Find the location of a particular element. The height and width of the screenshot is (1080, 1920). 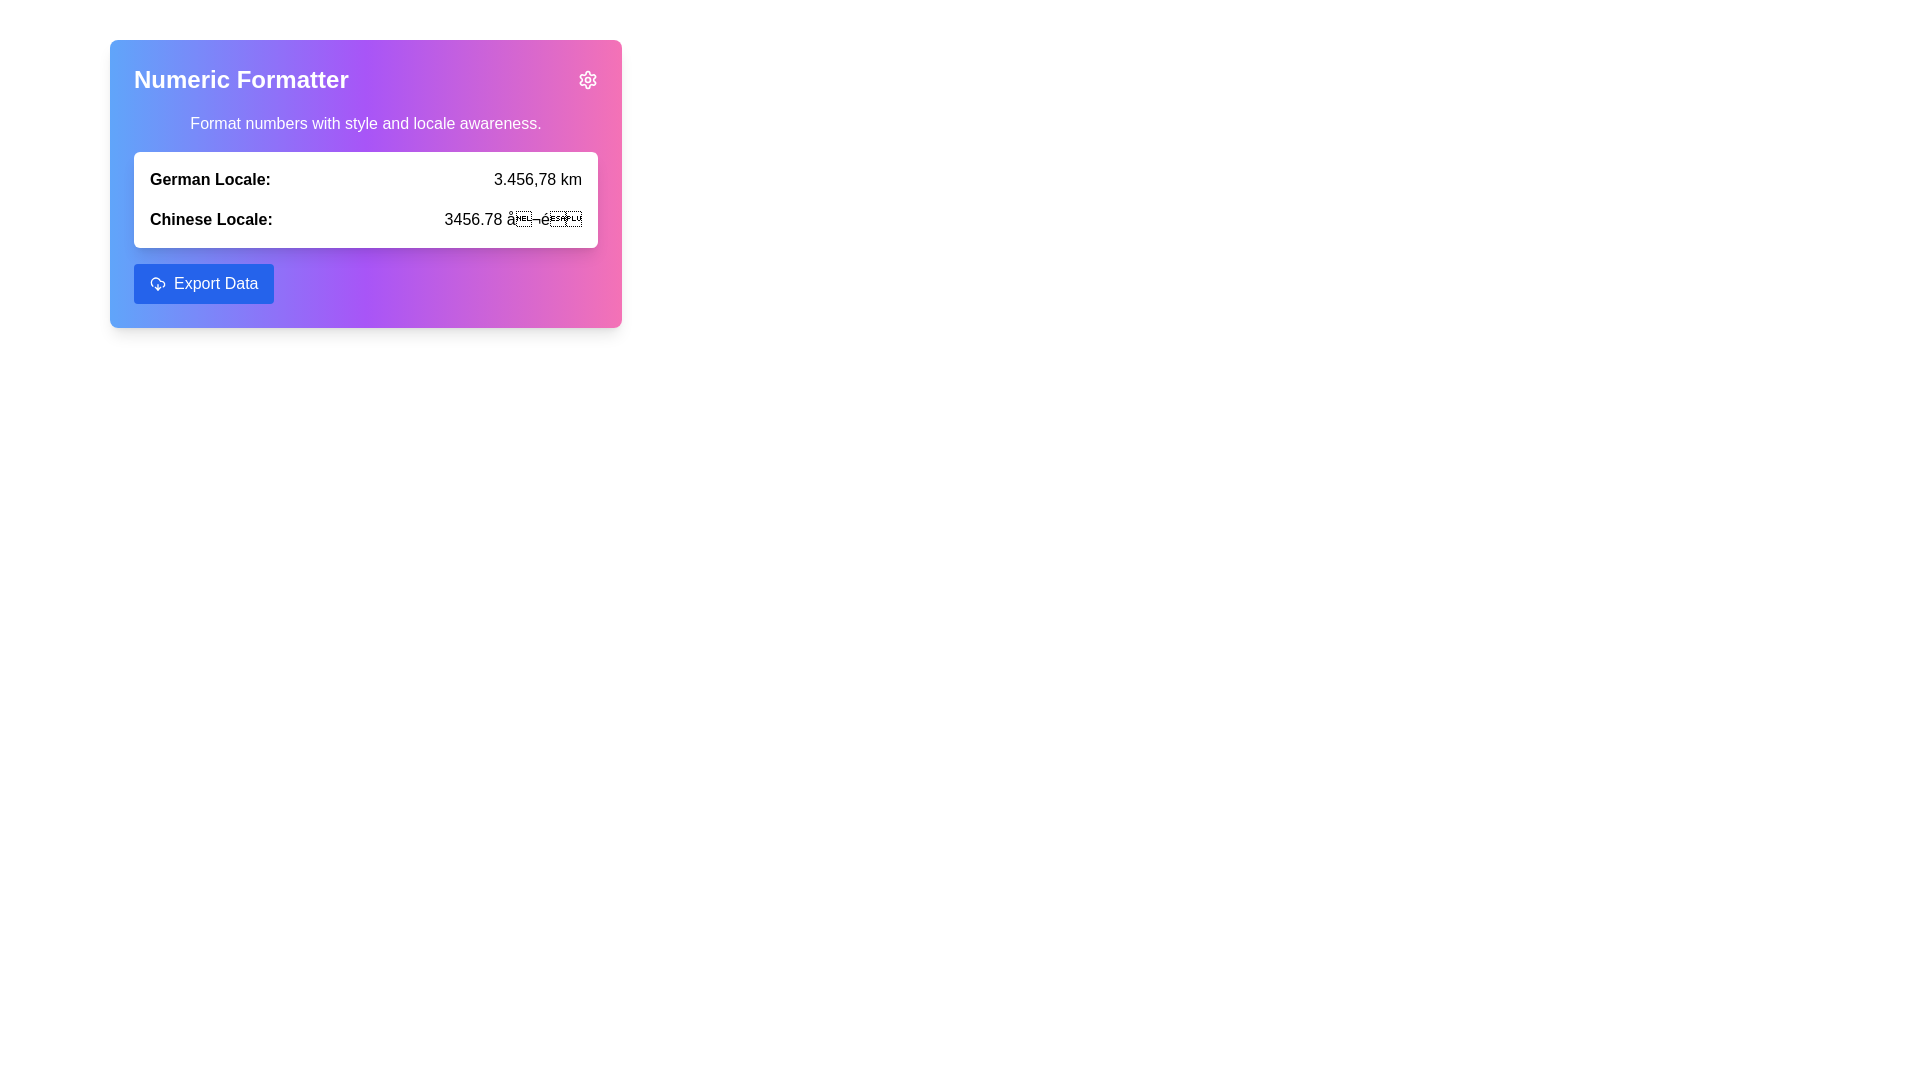

the text content within the export button located at the bottom-left corner of the interface is located at coordinates (216, 284).